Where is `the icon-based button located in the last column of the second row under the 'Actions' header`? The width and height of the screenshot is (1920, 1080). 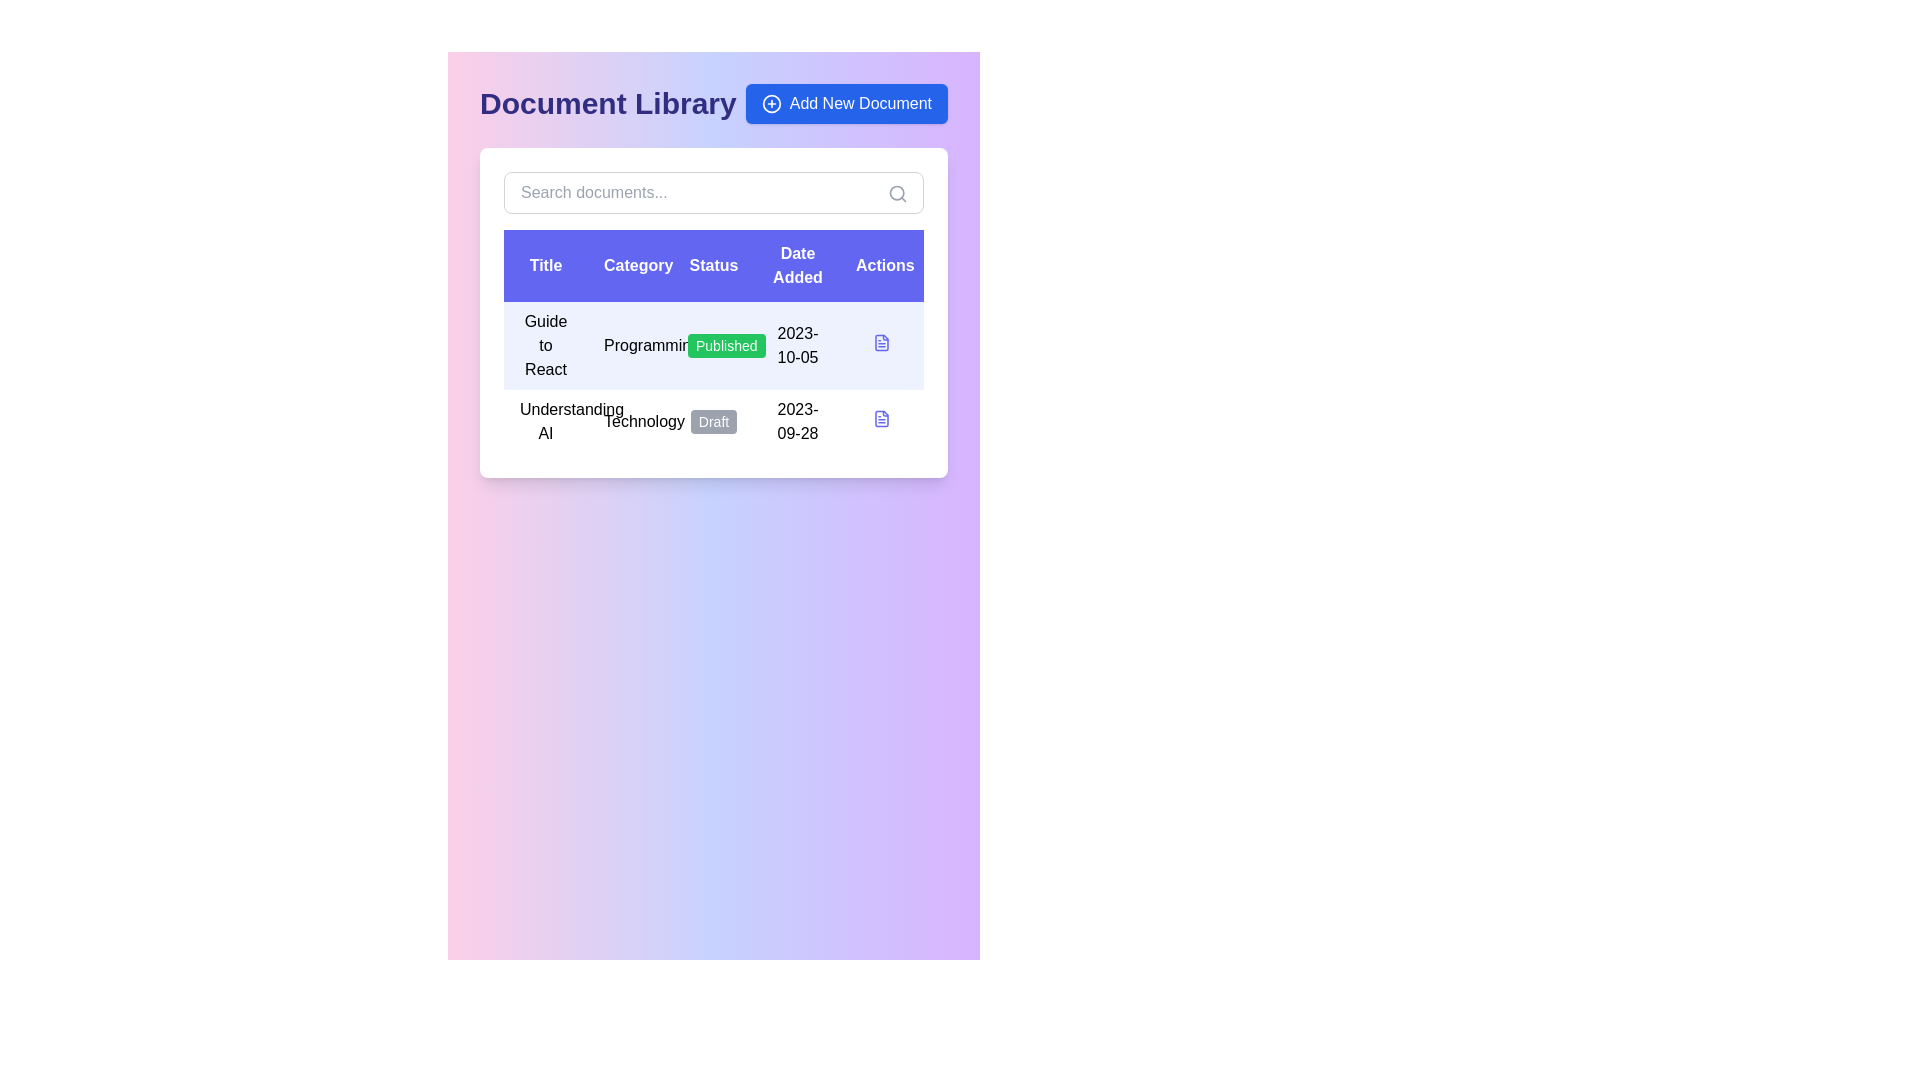
the icon-based button located in the last column of the second row under the 'Actions' header is located at coordinates (881, 420).